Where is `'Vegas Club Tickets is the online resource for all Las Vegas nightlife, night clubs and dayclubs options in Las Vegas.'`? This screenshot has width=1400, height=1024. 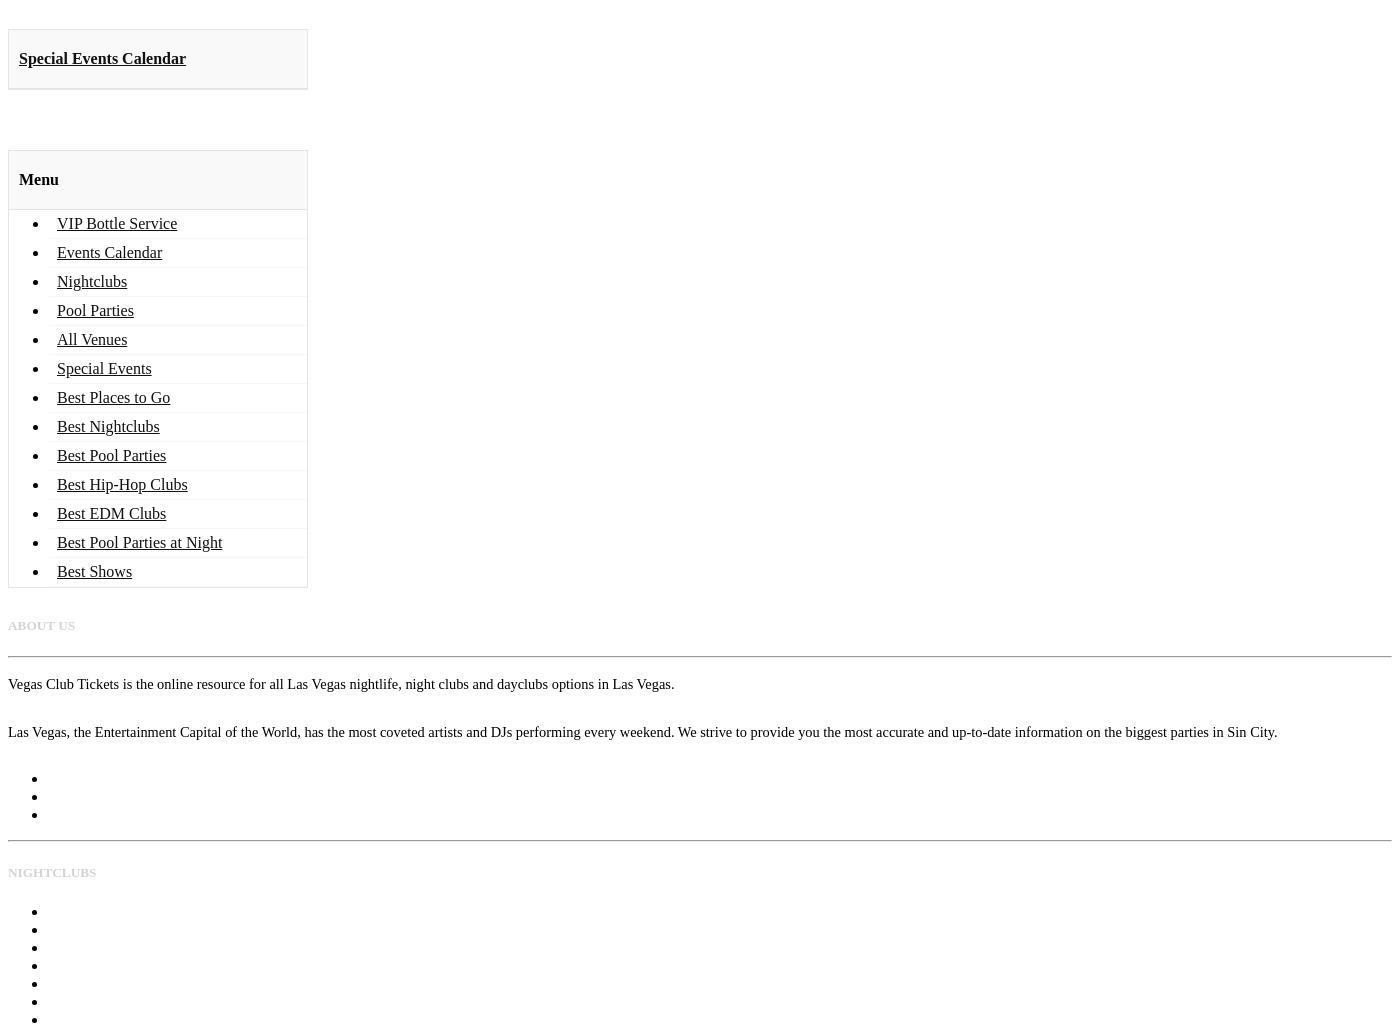 'Vegas Club Tickets is the online resource for all Las Vegas nightlife, night clubs and dayclubs options in Las Vegas.' is located at coordinates (341, 684).